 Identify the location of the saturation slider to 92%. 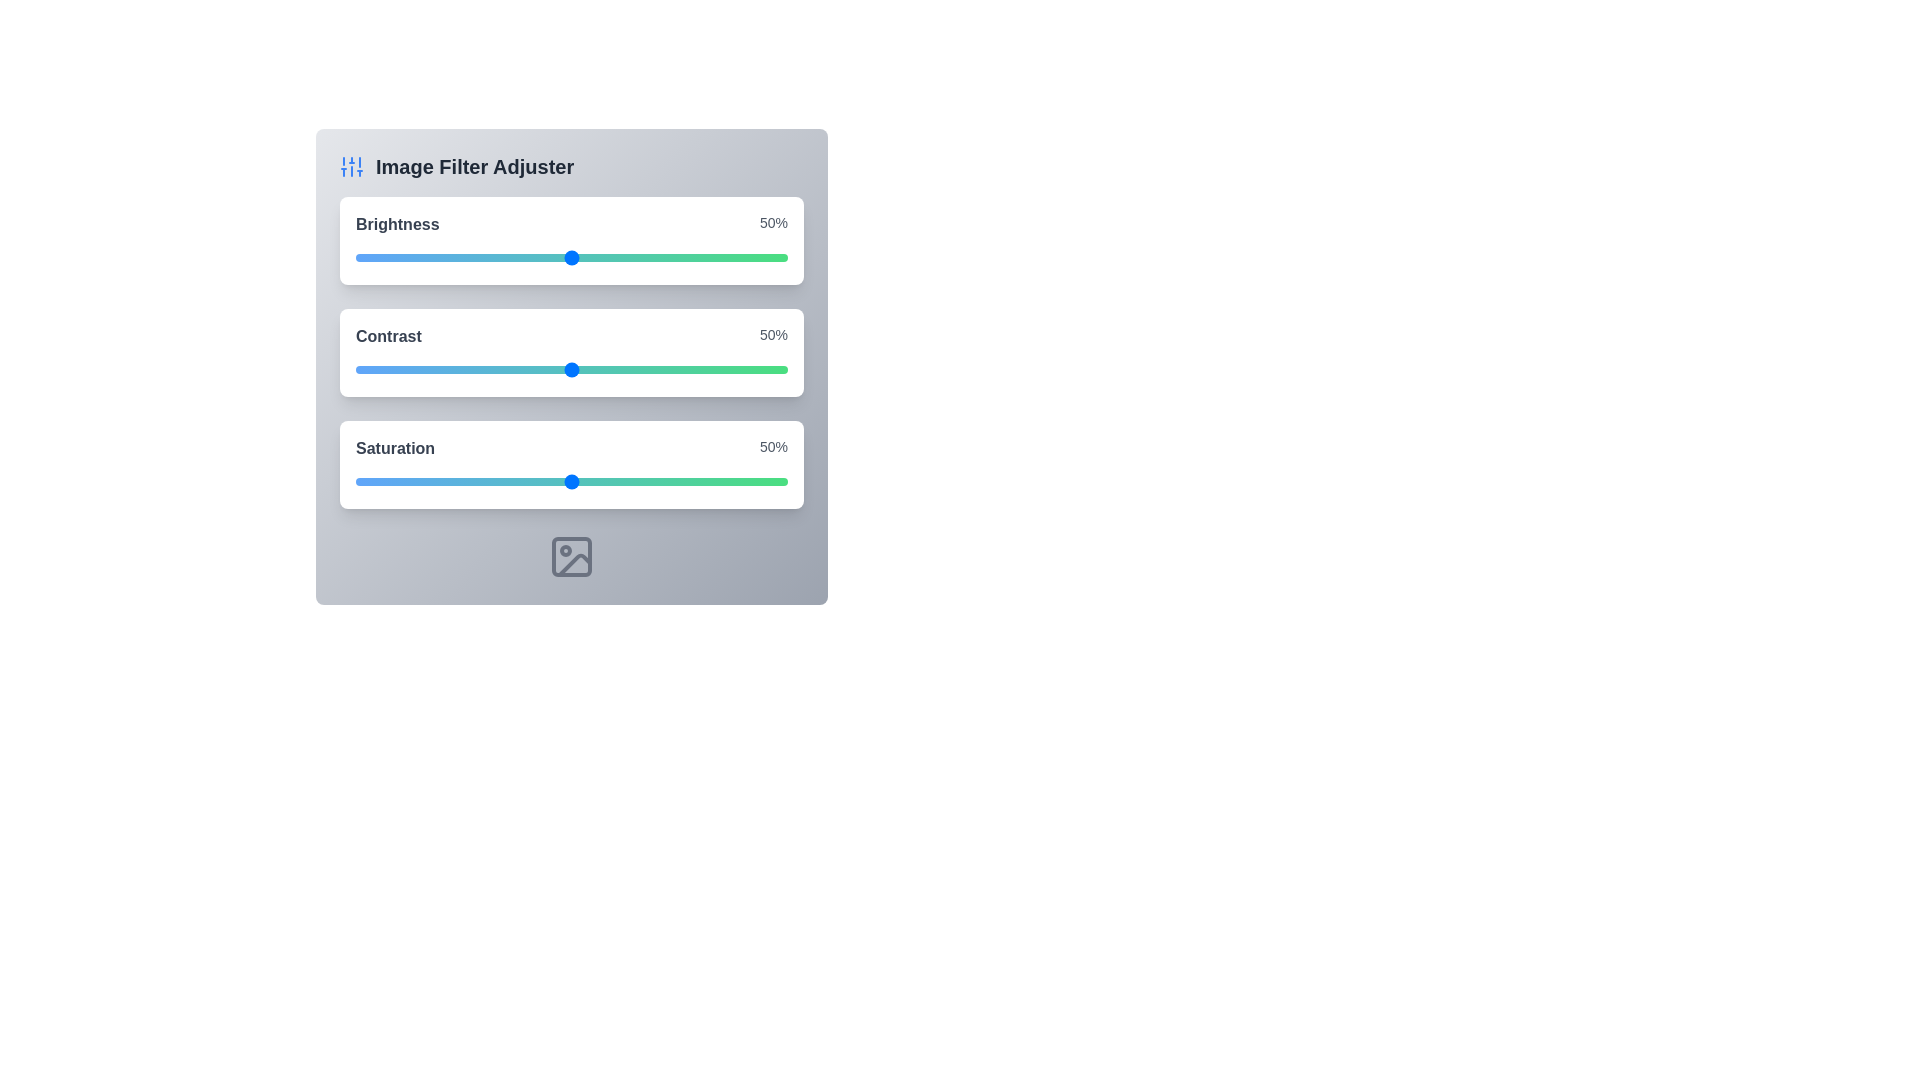
(752, 482).